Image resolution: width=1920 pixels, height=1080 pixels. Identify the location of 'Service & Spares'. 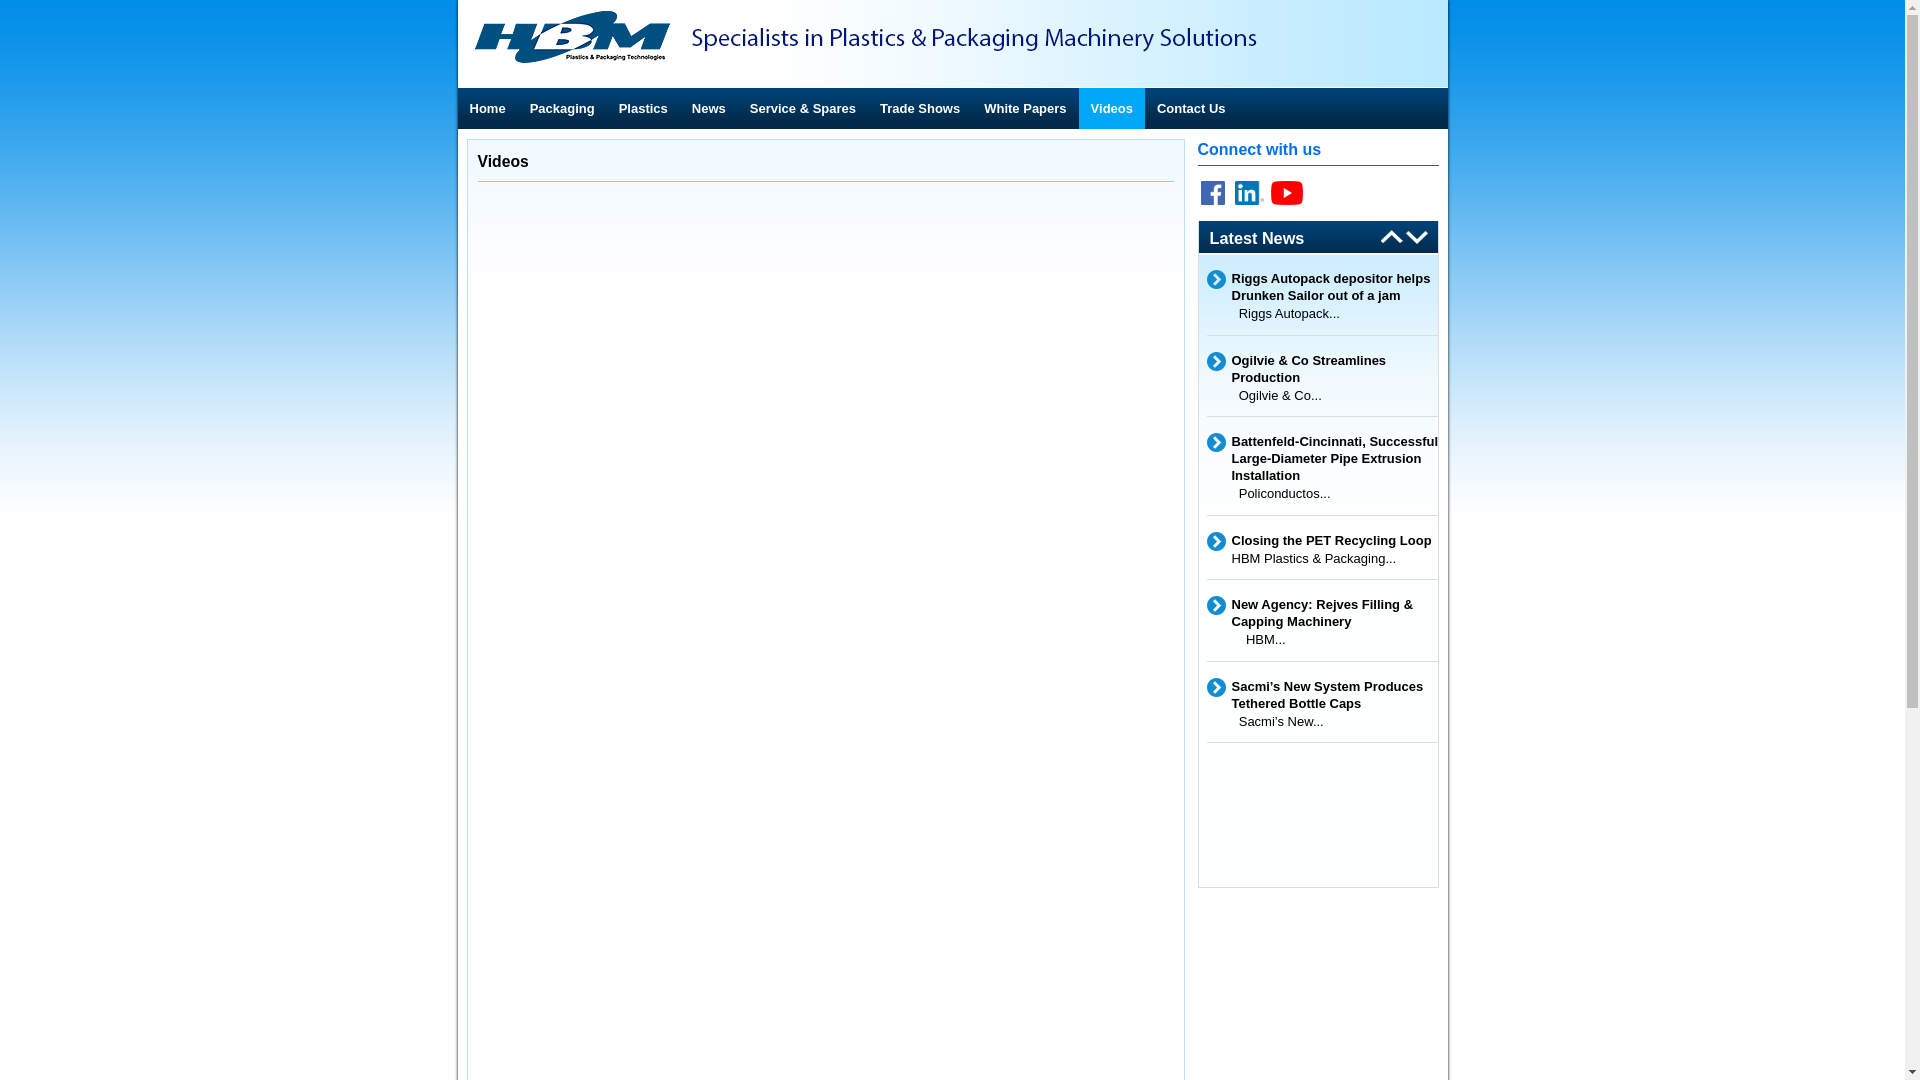
(802, 108).